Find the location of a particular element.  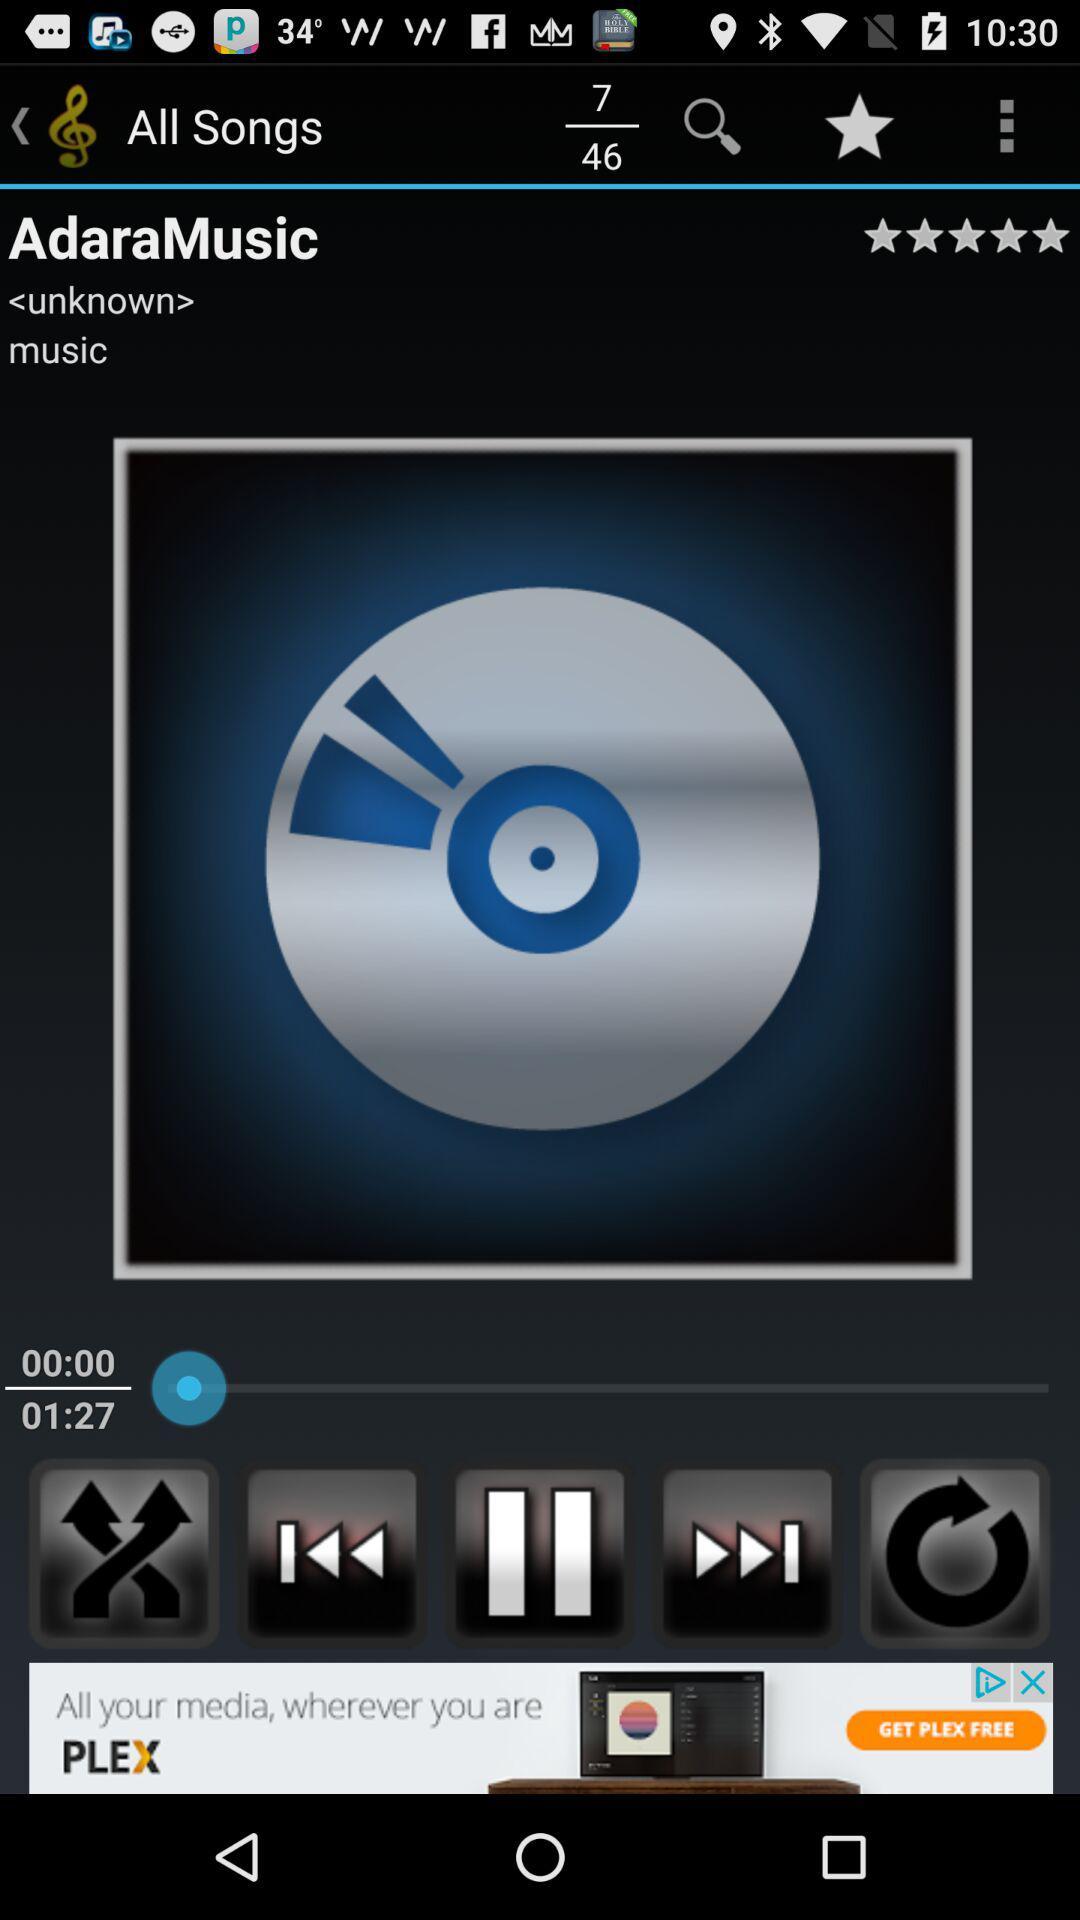

the text beside the music icon is located at coordinates (382, 124).